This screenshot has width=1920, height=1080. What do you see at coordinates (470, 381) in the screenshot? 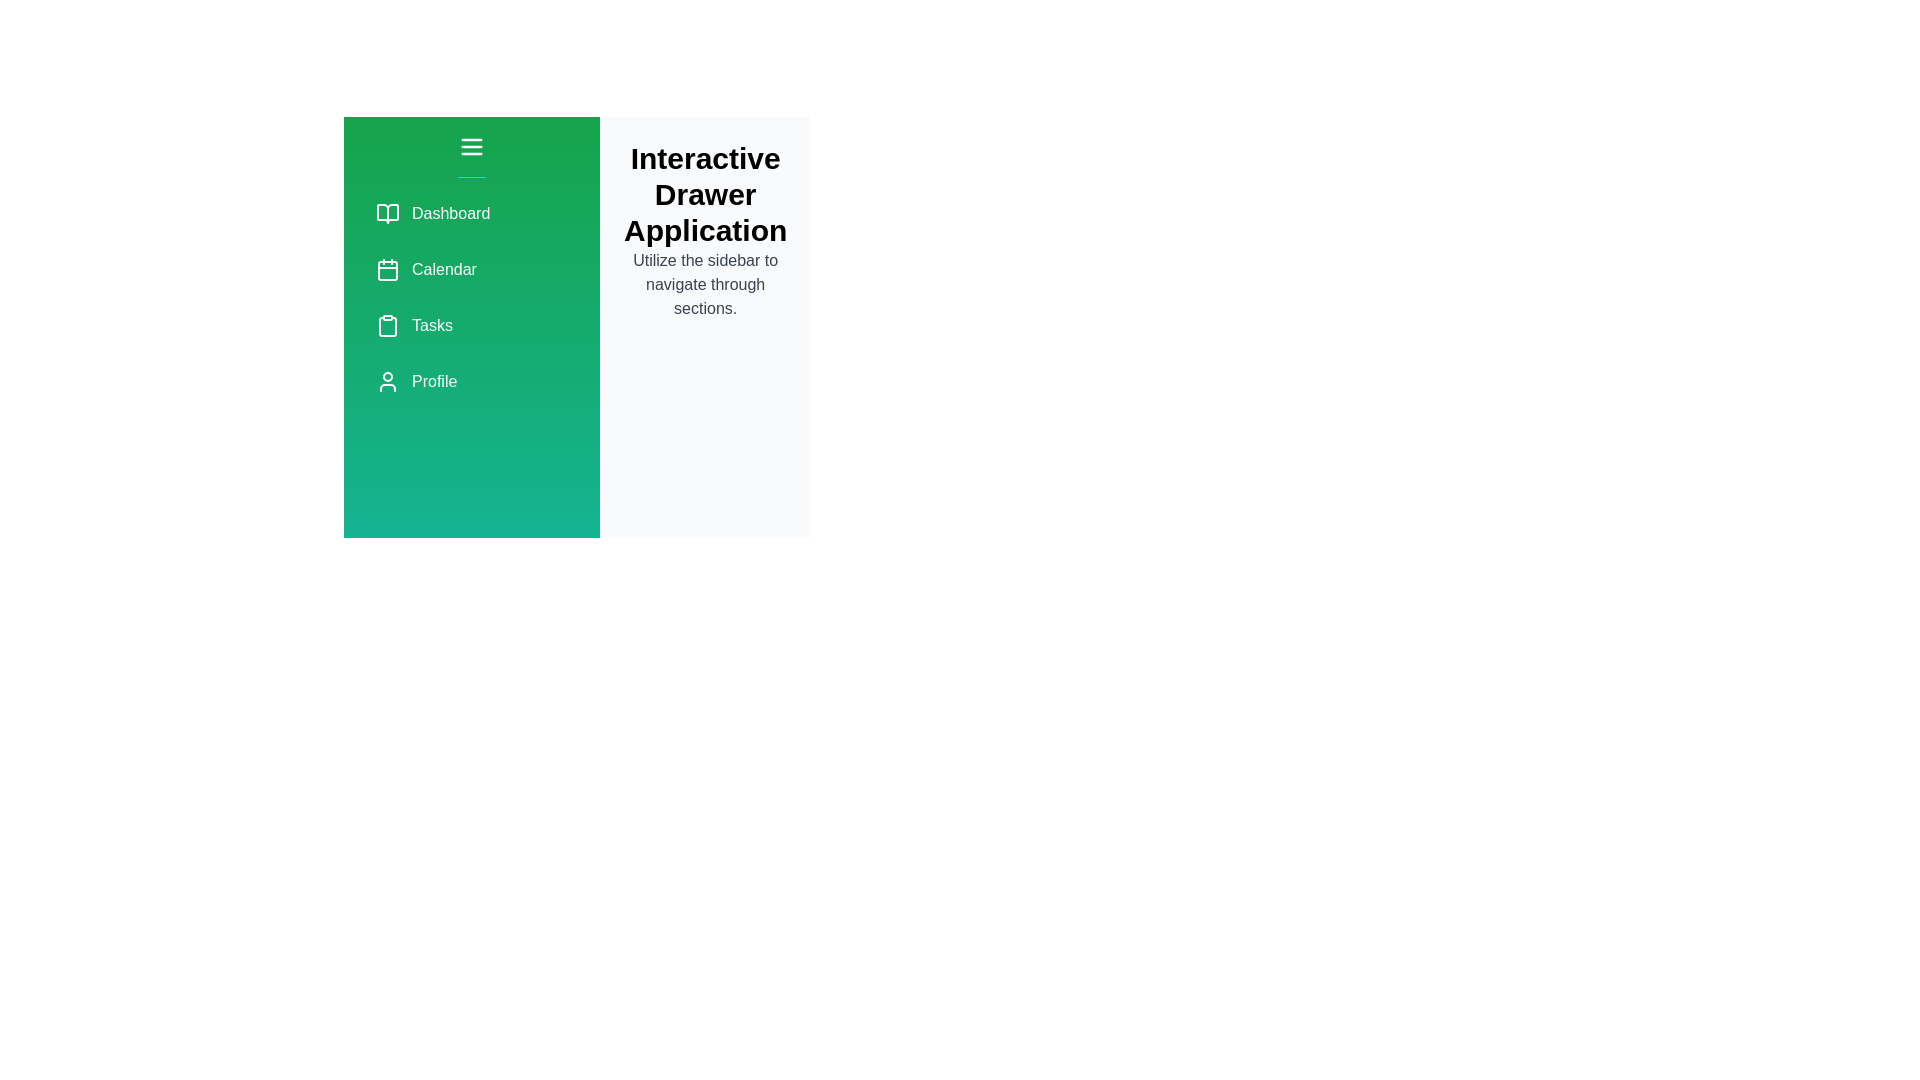
I see `the menu item labeled Profile to navigate to its respective section` at bounding box center [470, 381].